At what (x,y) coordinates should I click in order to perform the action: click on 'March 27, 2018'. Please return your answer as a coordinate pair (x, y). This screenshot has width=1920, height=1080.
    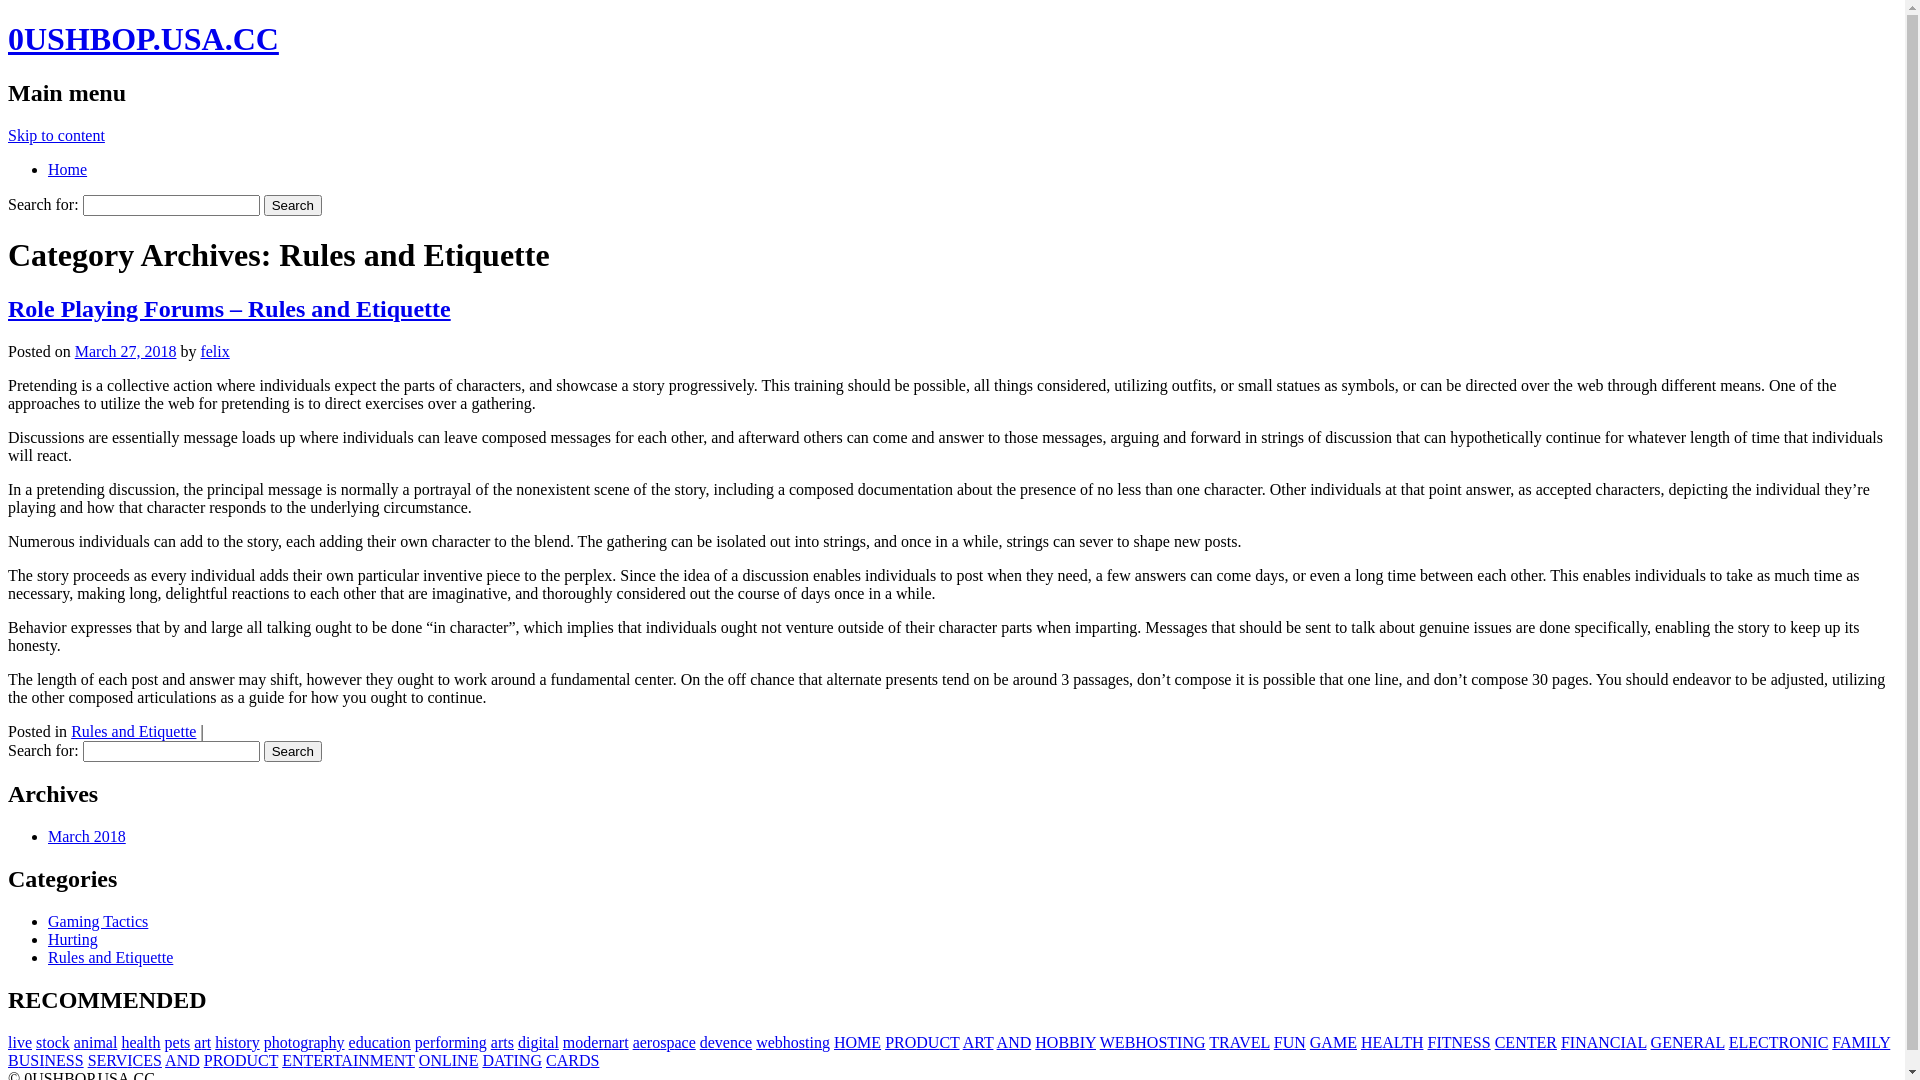
    Looking at the image, I should click on (124, 350).